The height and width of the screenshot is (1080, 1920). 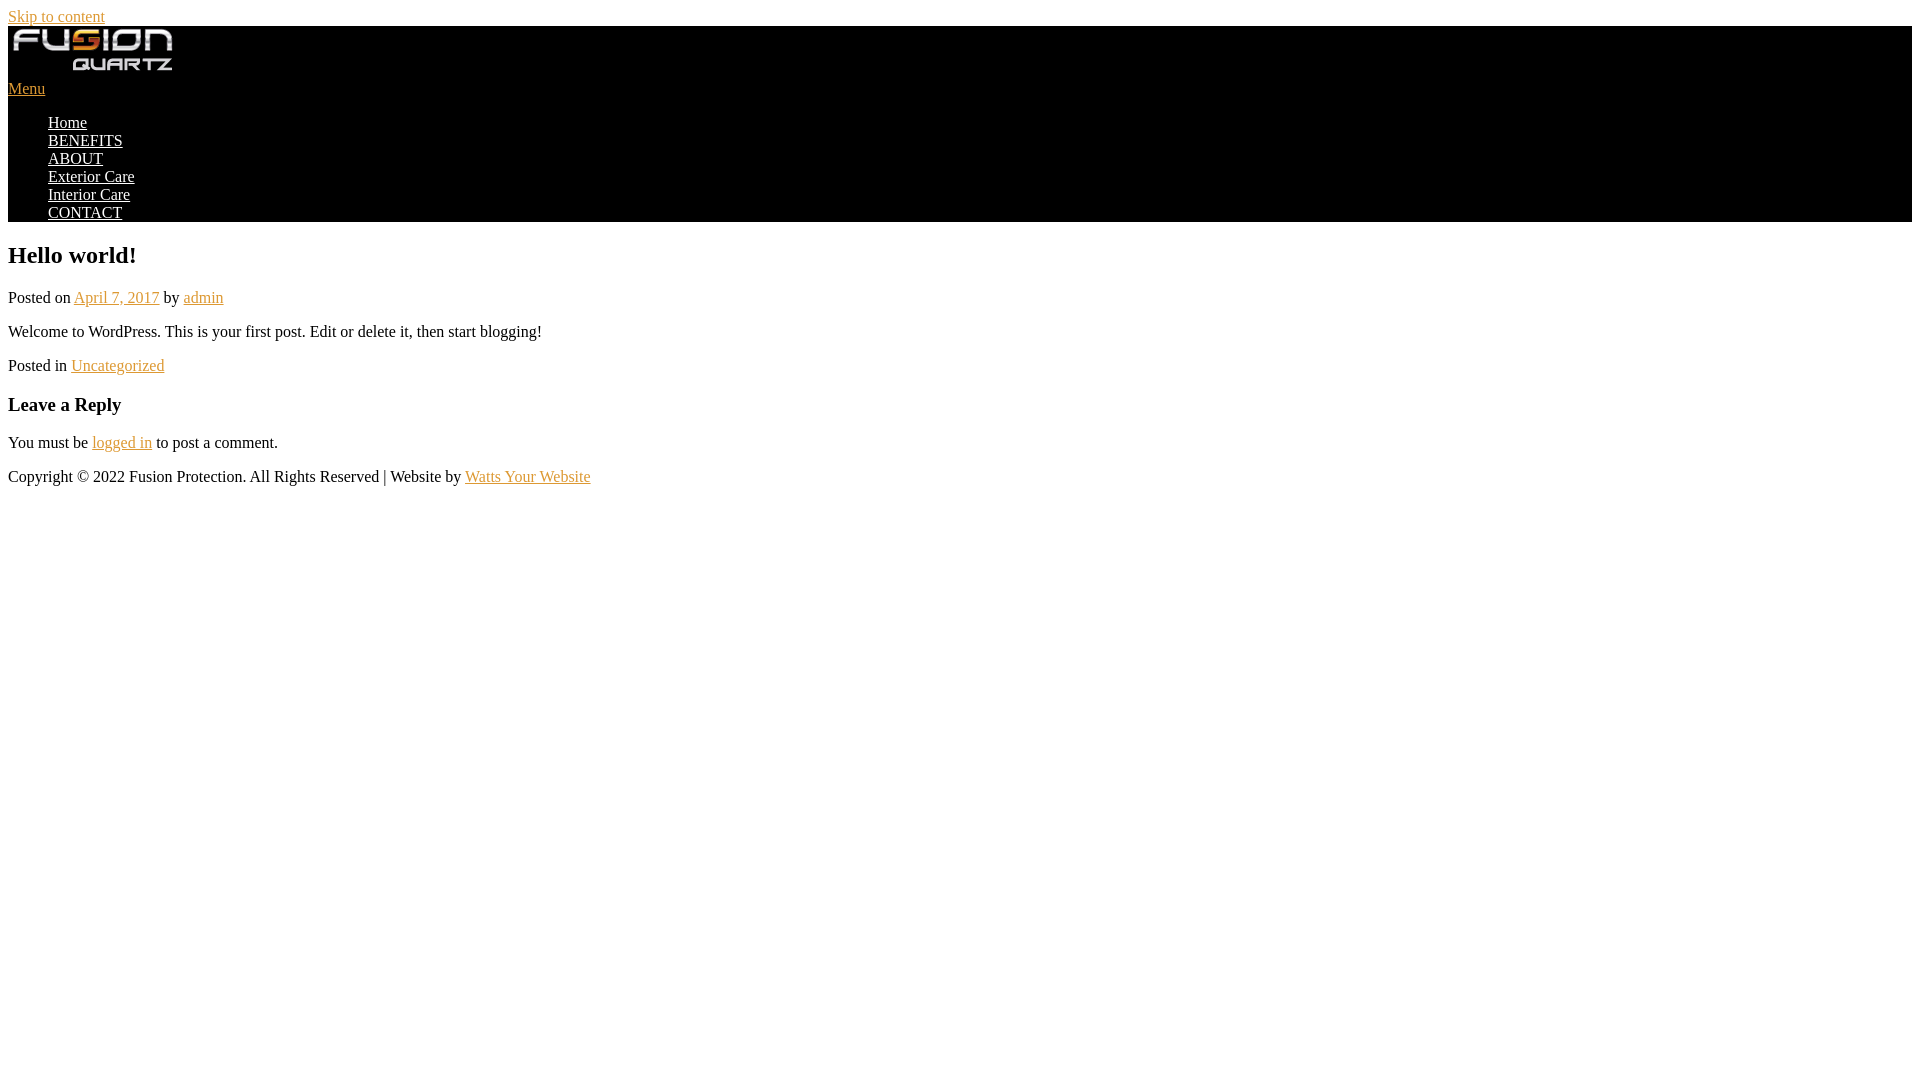 I want to click on 'Exterior Care', so click(x=90, y=175).